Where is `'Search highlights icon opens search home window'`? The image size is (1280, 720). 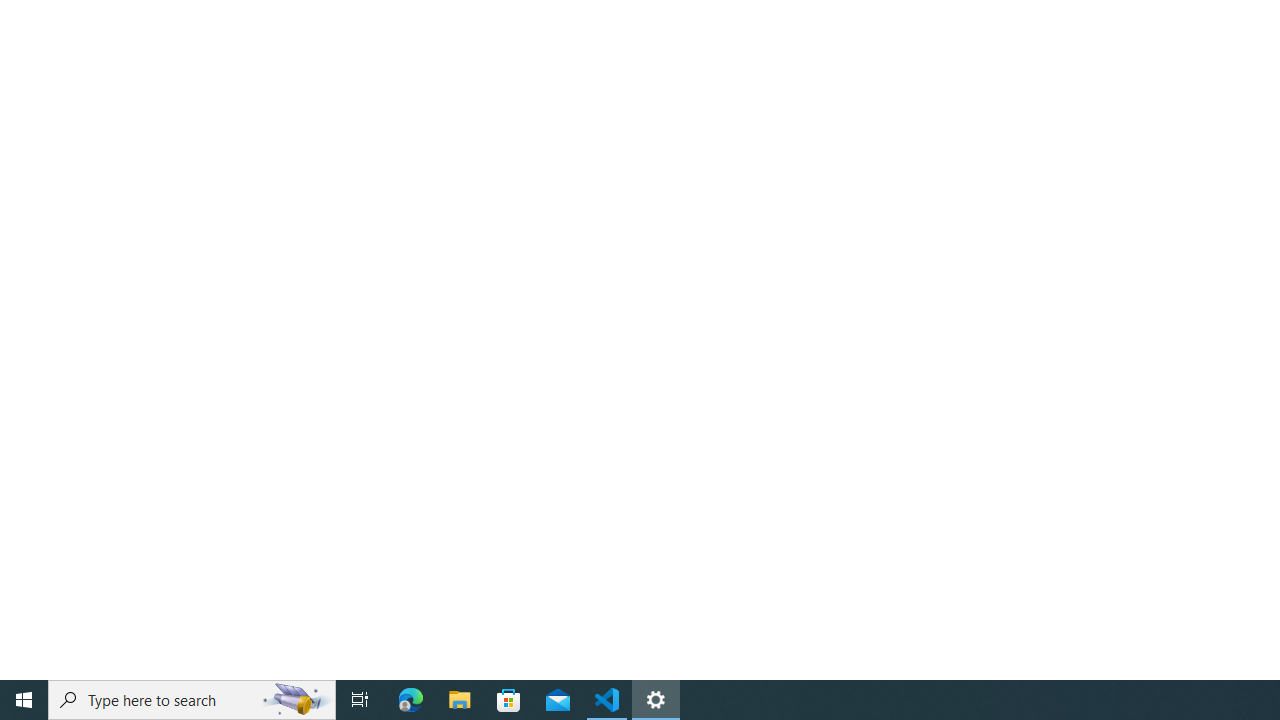
'Search highlights icon opens search home window' is located at coordinates (294, 698).